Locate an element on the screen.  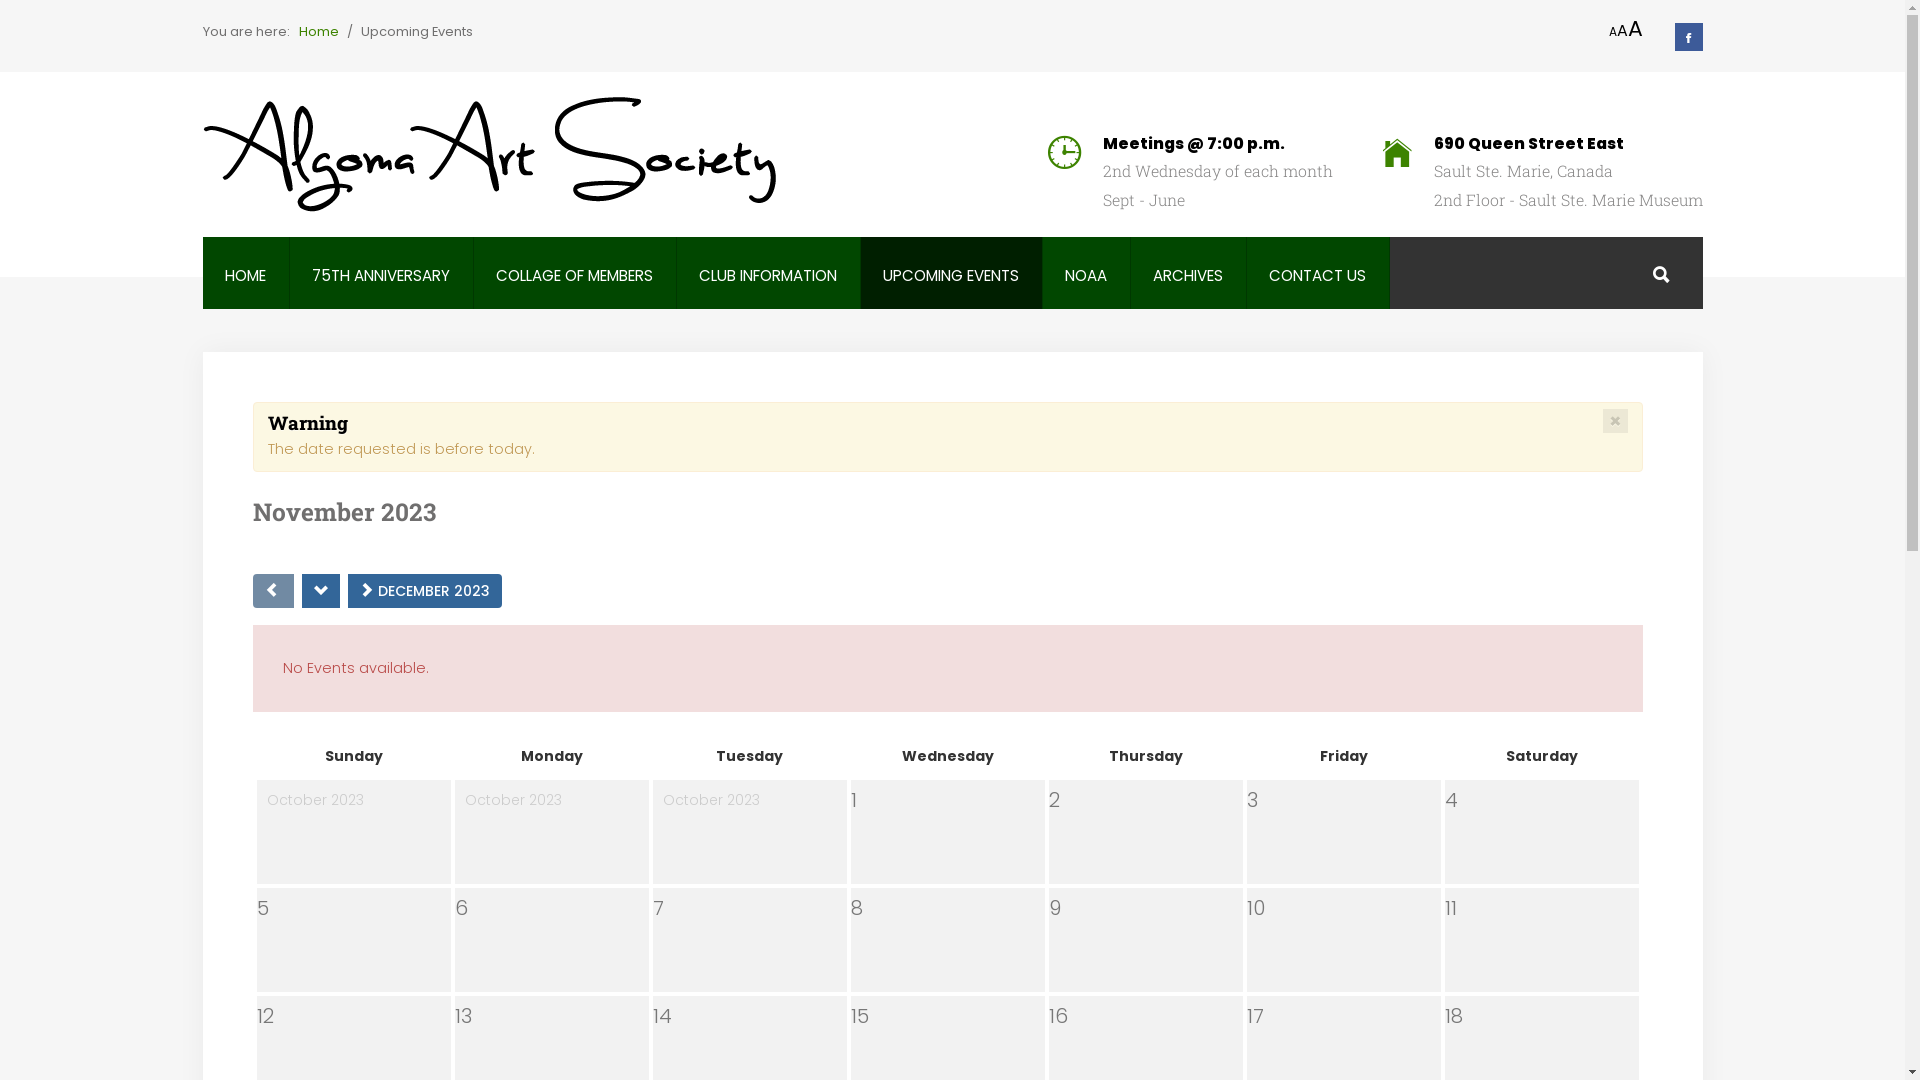
'NOAA' is located at coordinates (1084, 275).